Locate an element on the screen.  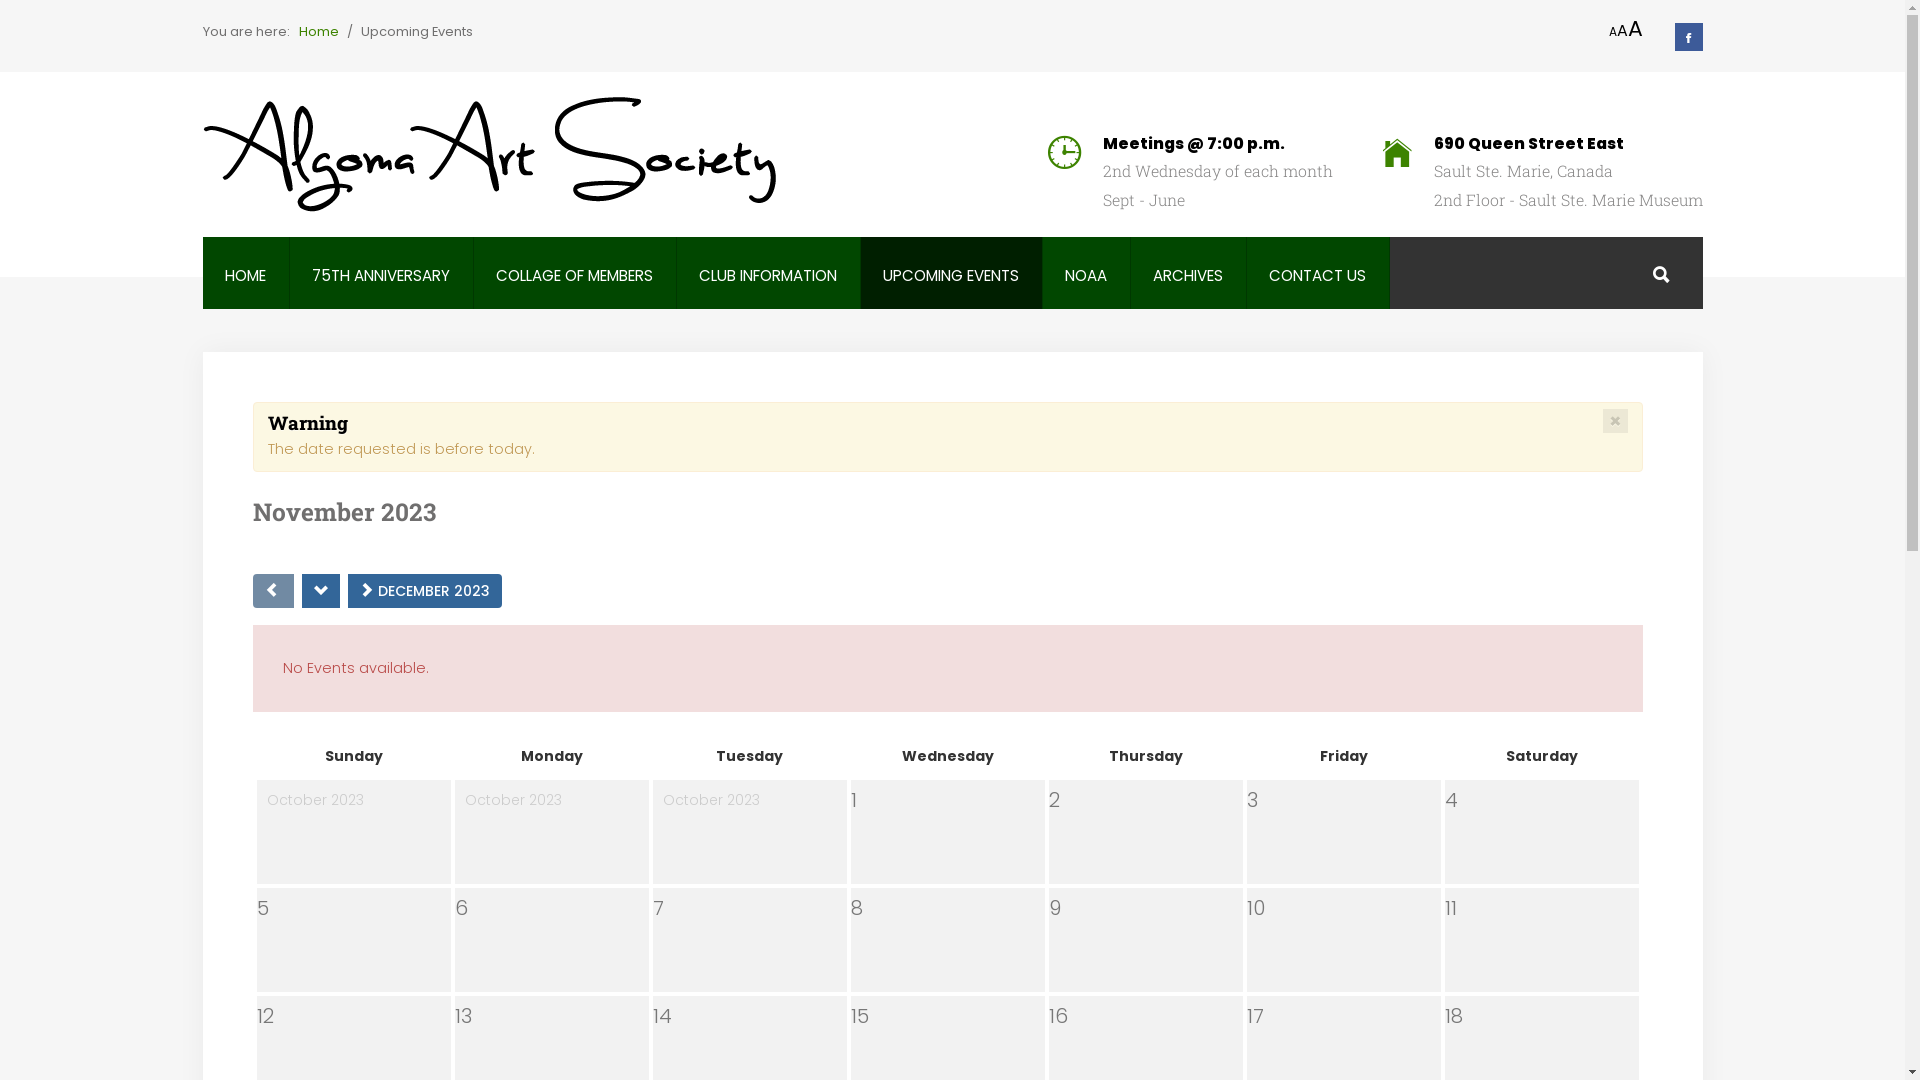
'NOAA' is located at coordinates (1084, 275).